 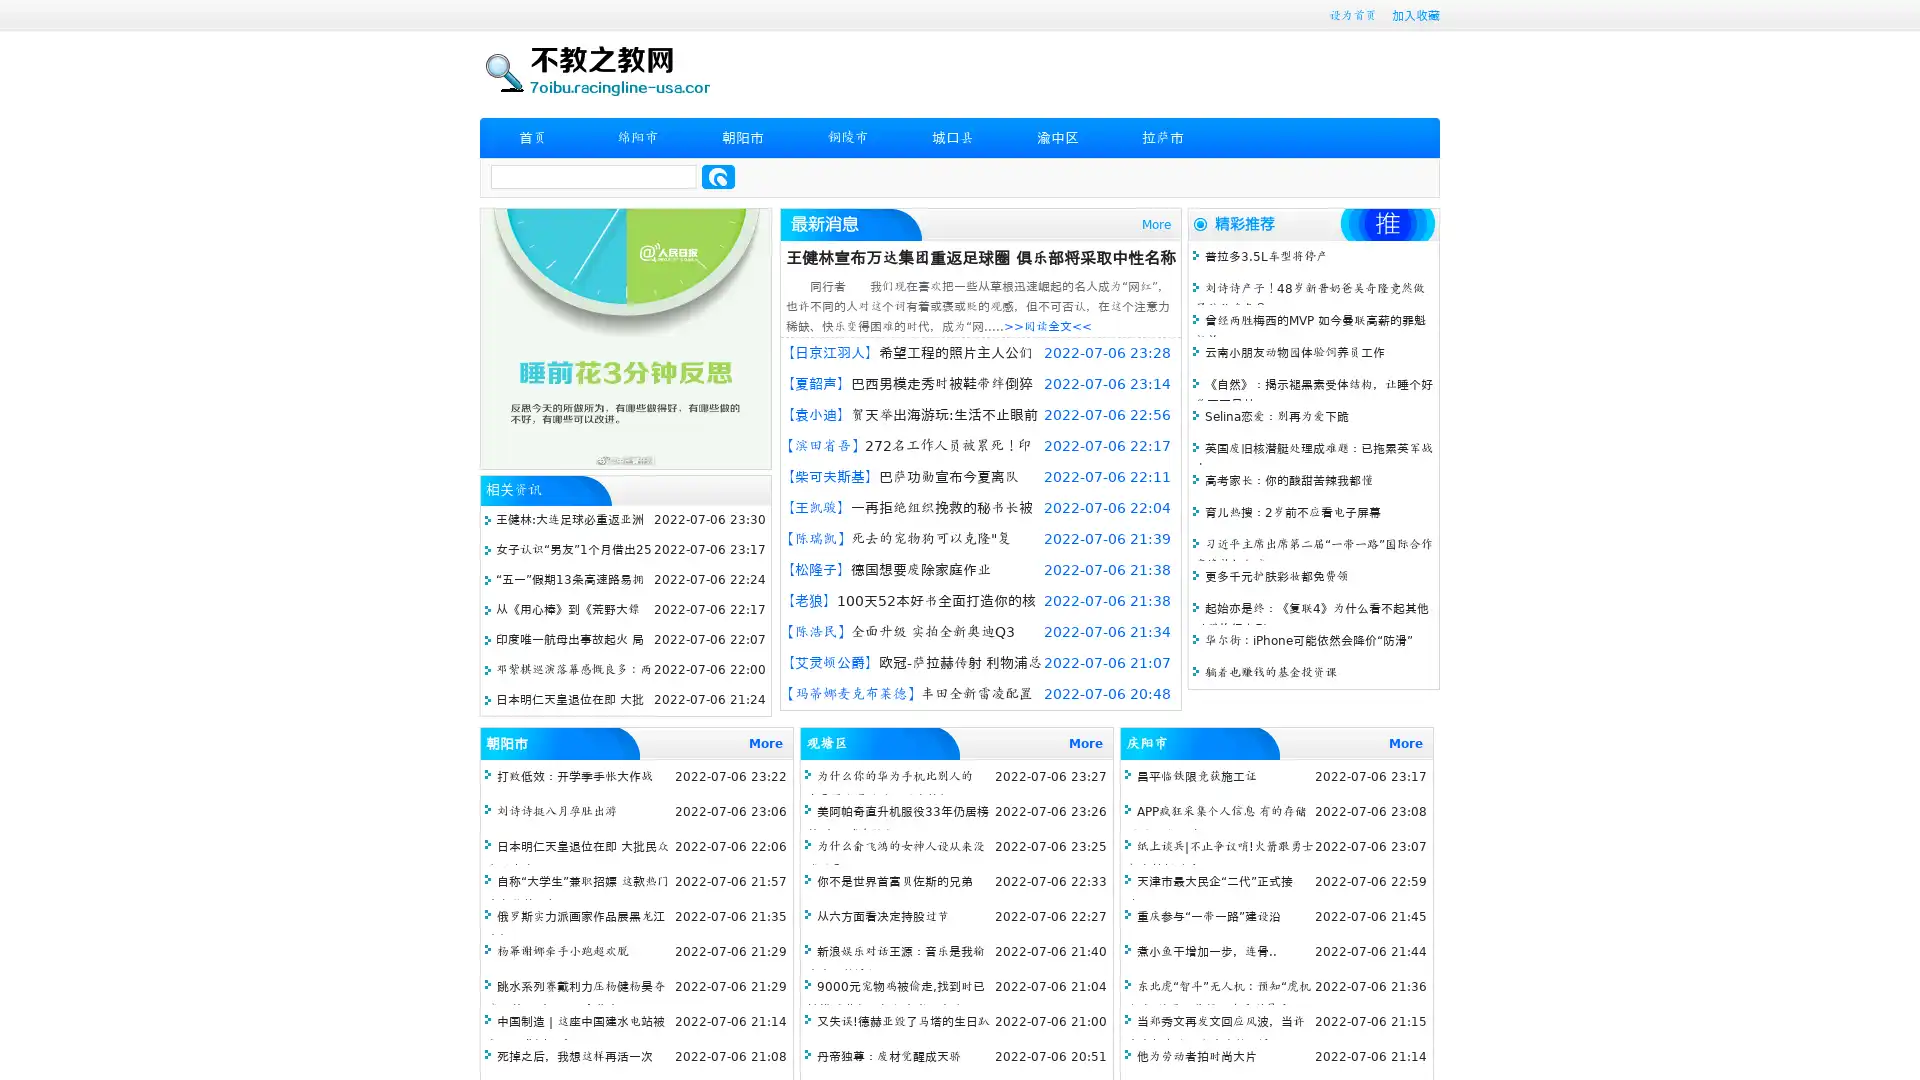 I want to click on Search, so click(x=718, y=176).